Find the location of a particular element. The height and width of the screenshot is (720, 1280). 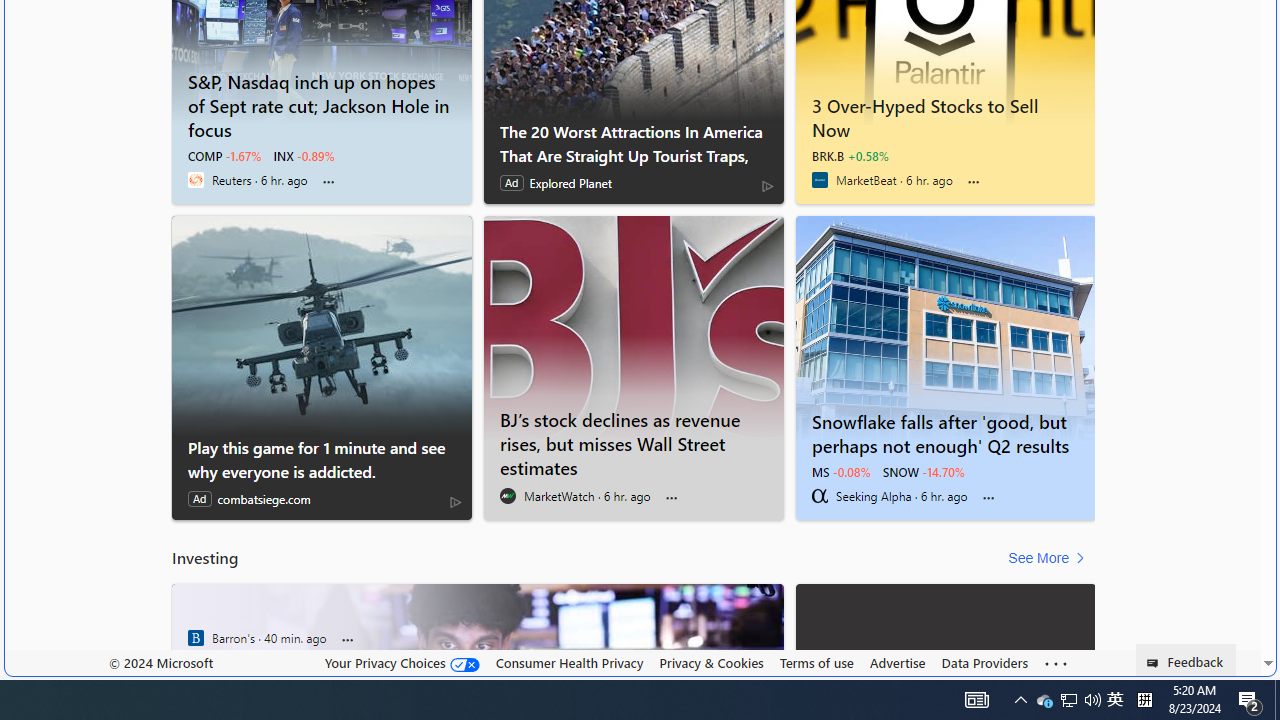

'BRK.B +0.58%' is located at coordinates (850, 155).